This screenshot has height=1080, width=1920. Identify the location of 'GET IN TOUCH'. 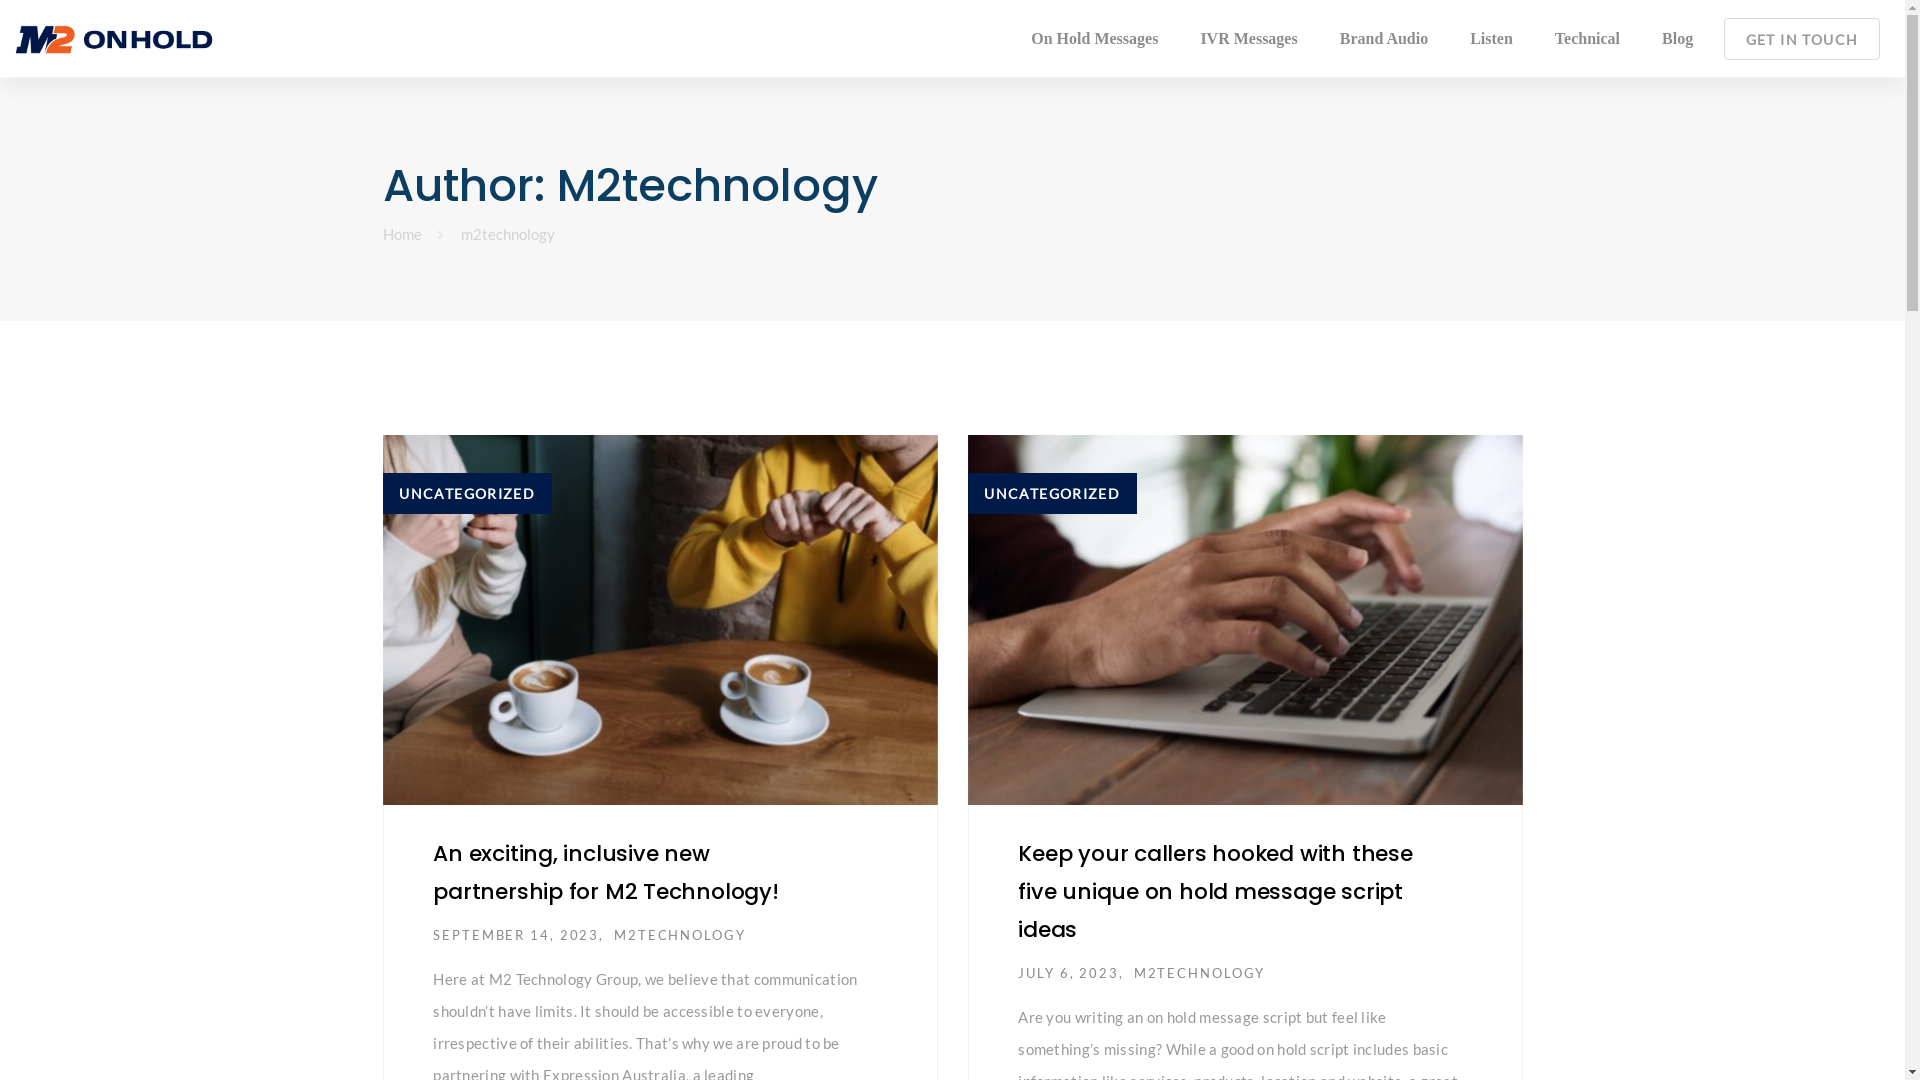
(1801, 38).